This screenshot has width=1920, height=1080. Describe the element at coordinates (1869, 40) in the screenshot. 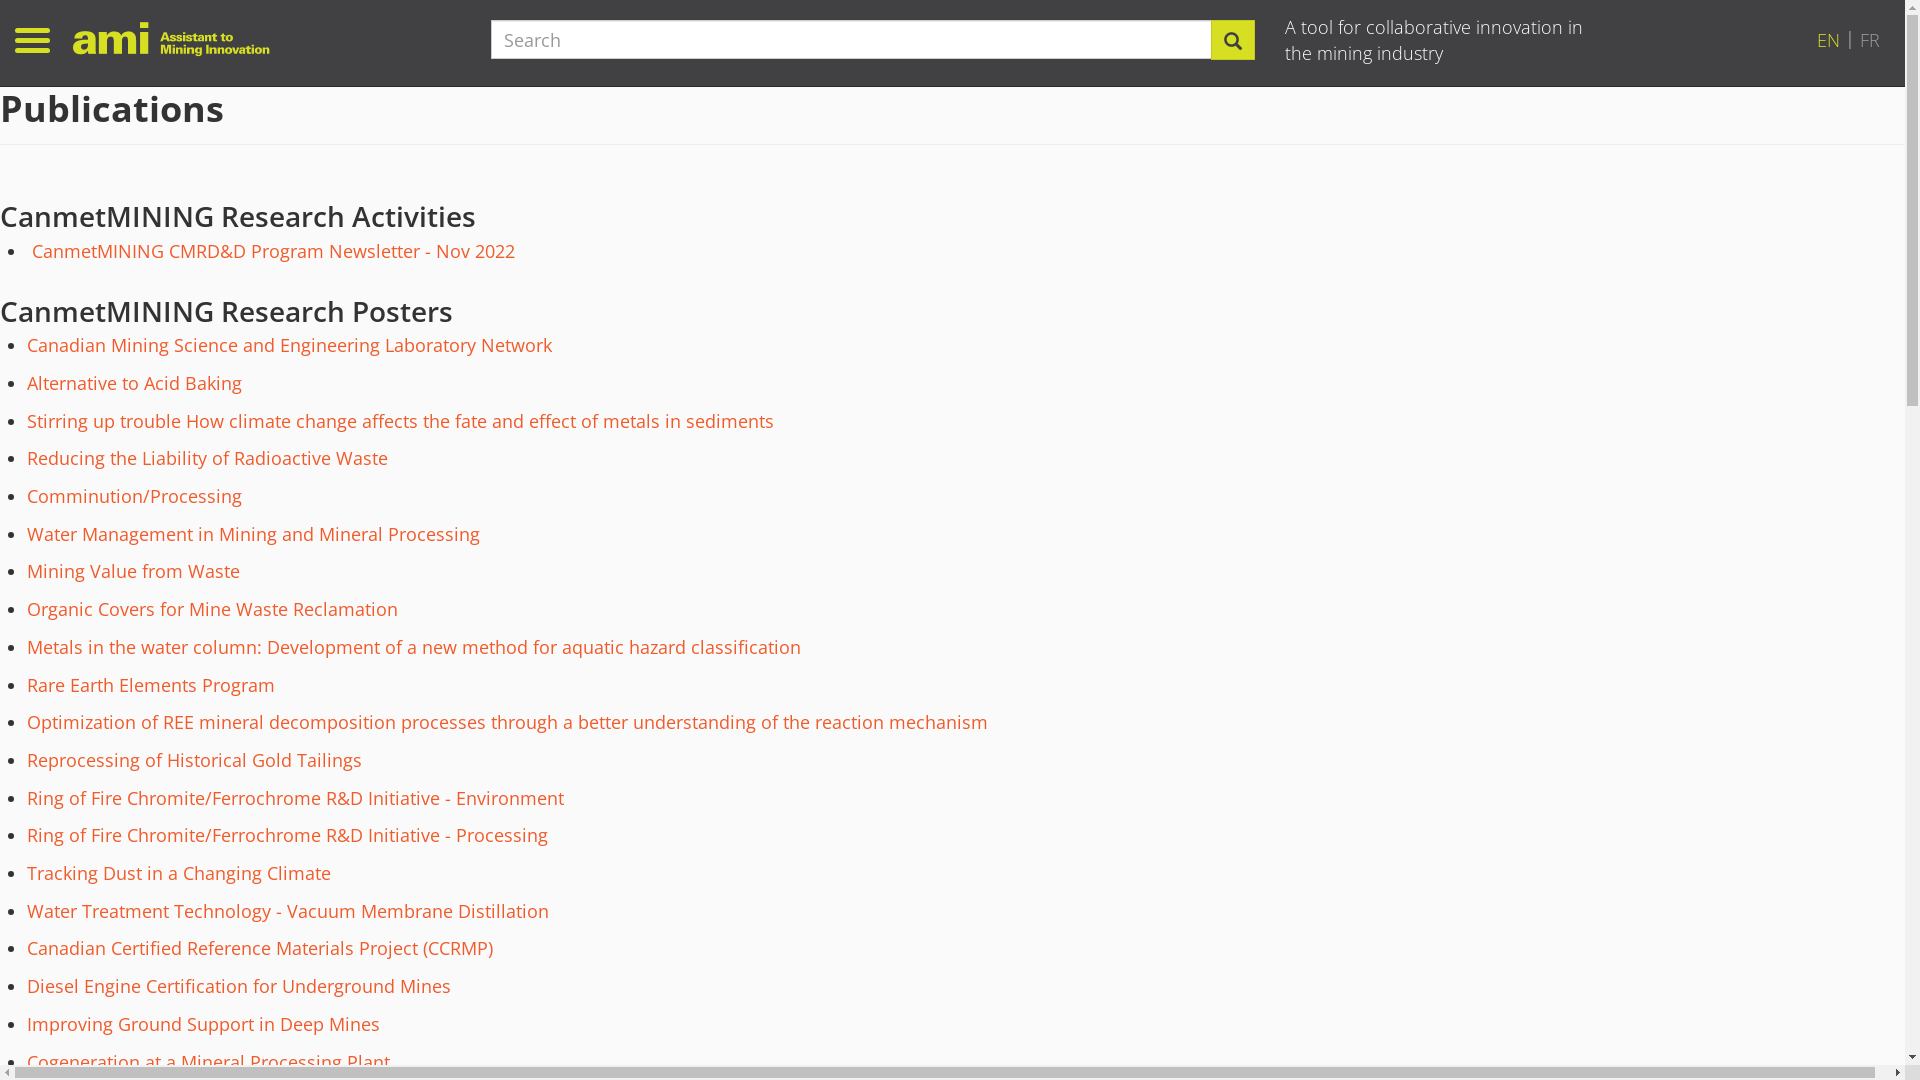

I see `'FR'` at that location.